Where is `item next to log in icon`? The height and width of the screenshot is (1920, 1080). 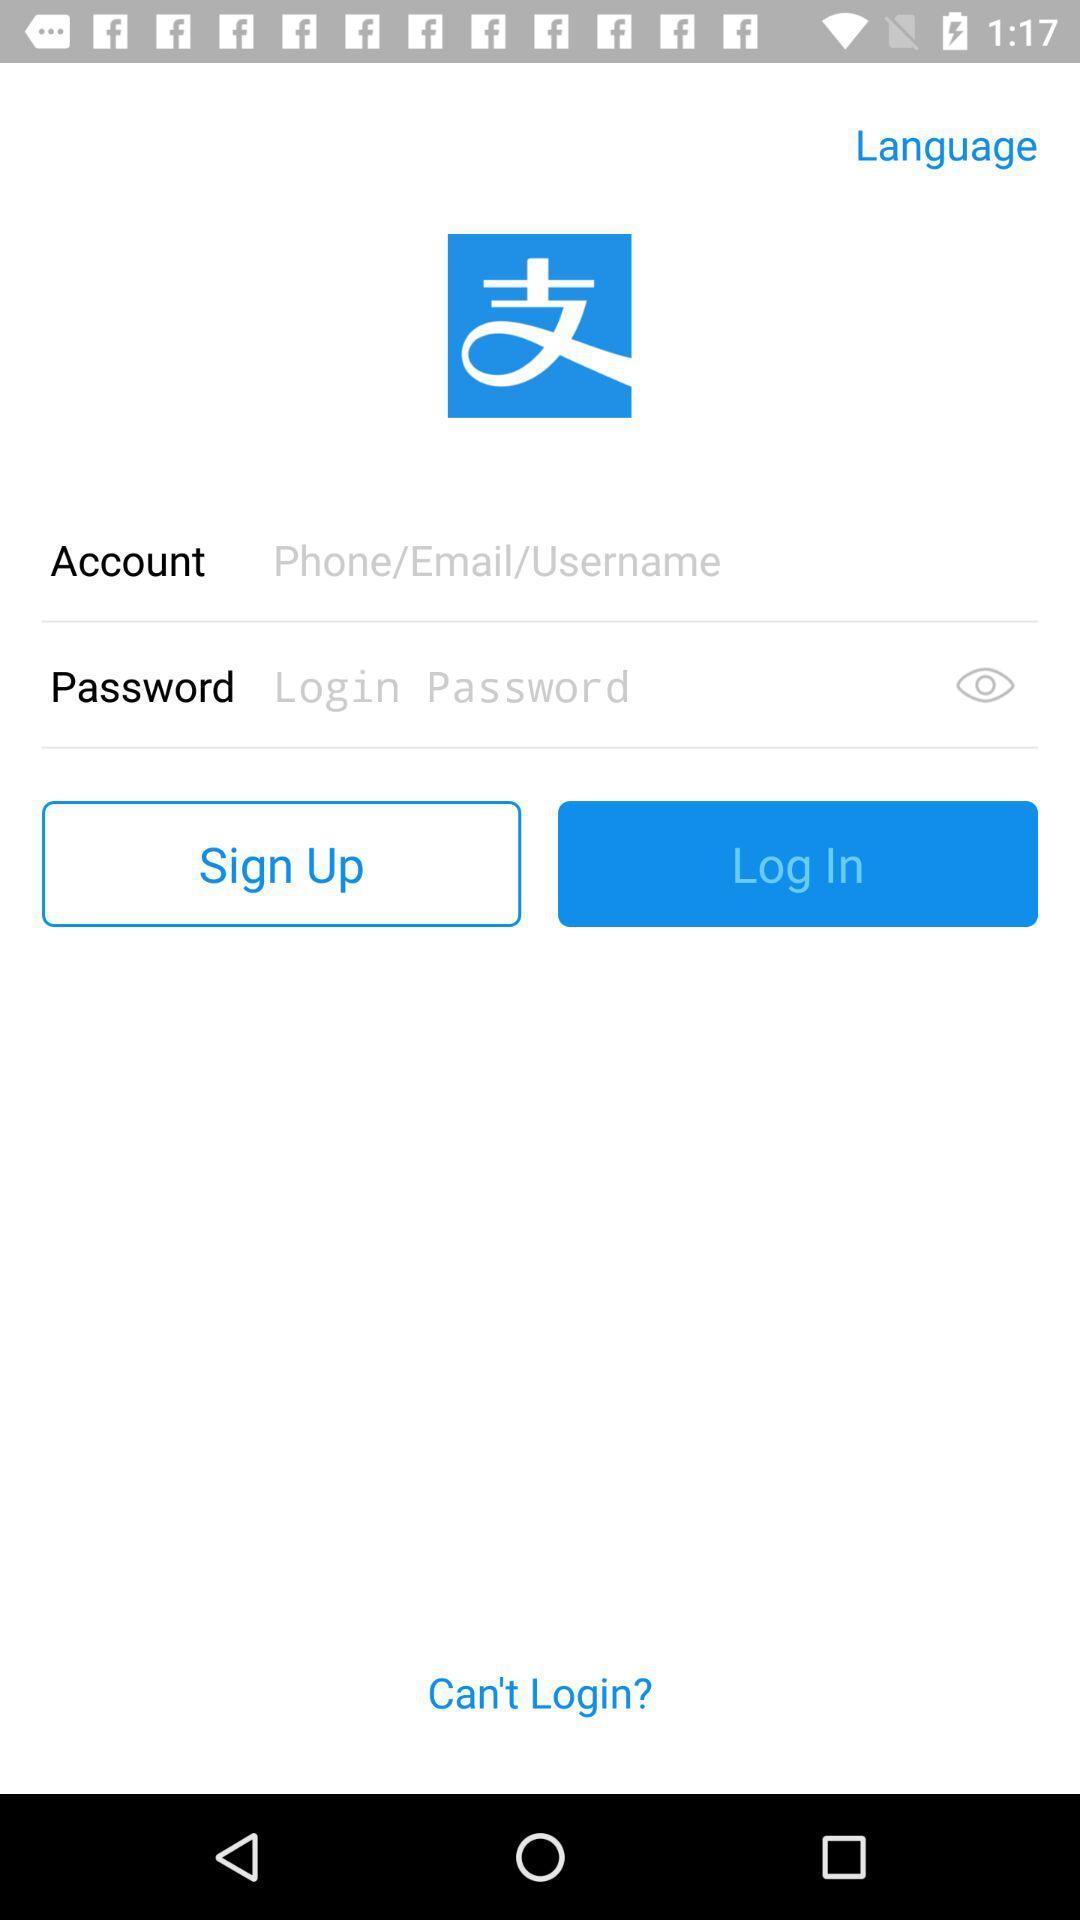 item next to log in icon is located at coordinates (281, 864).